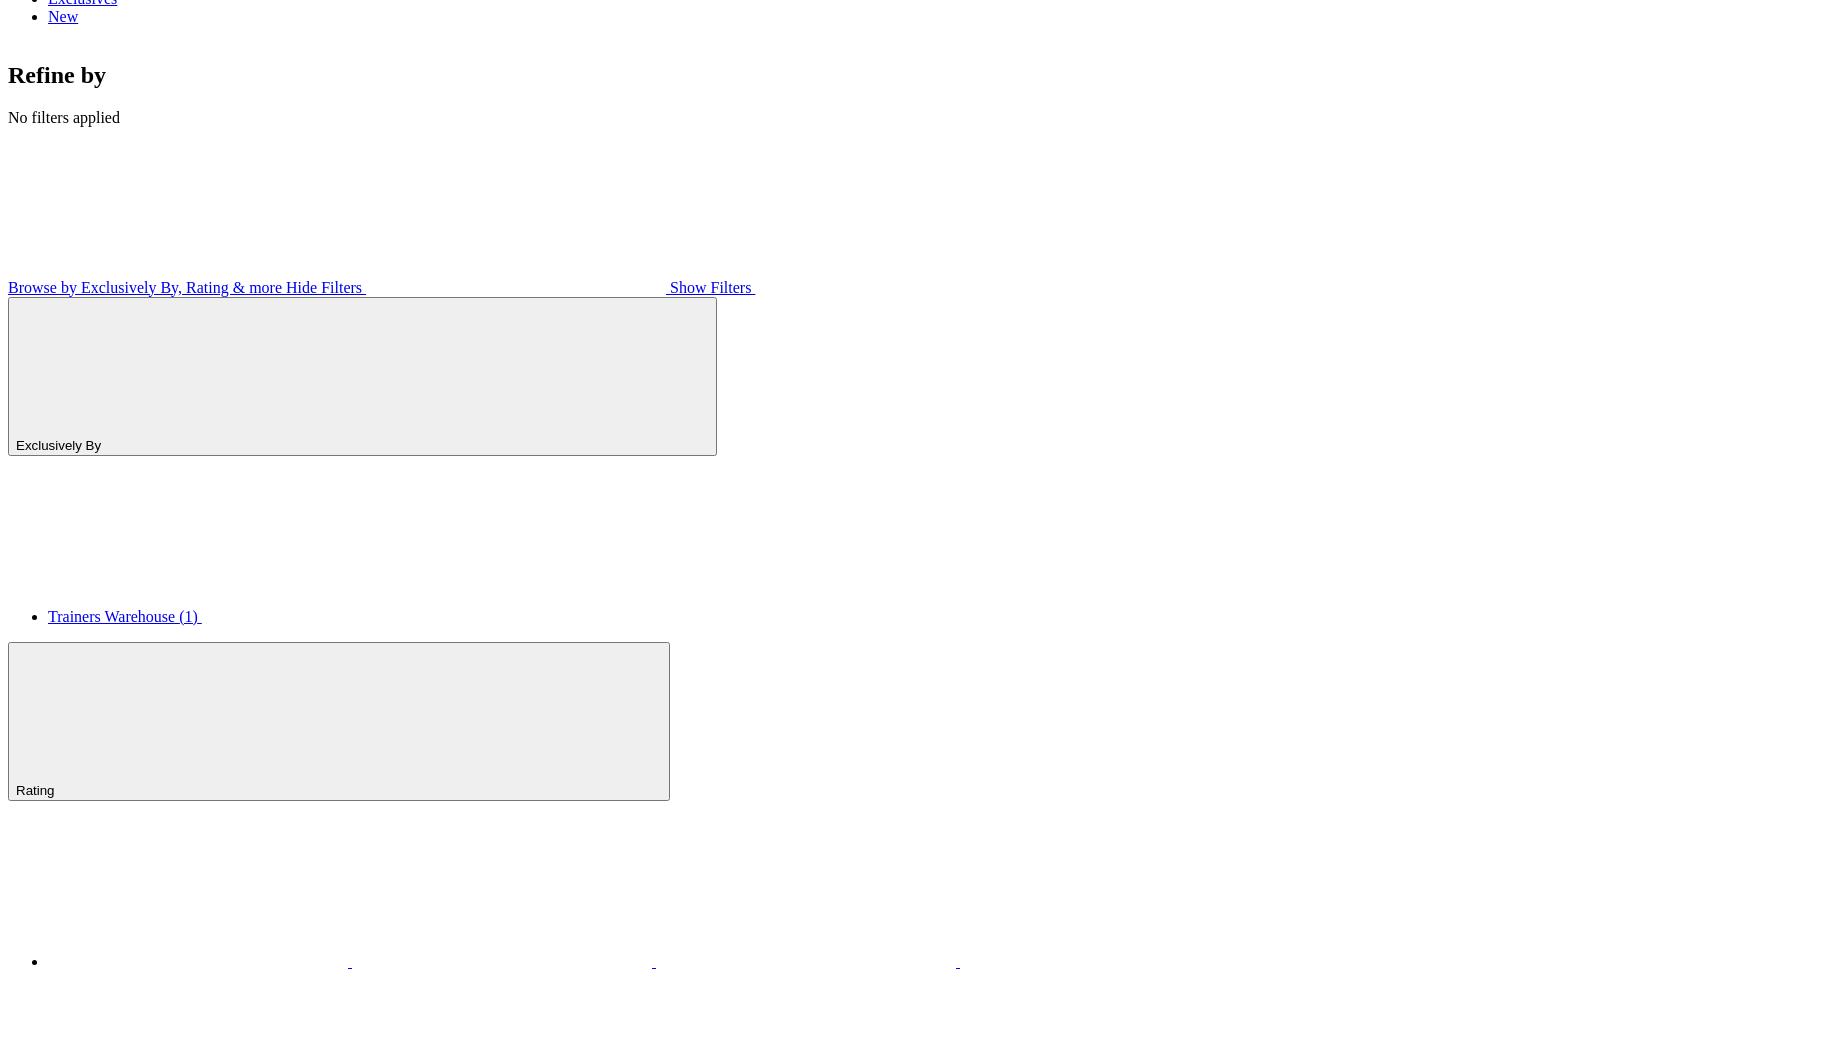 The height and width of the screenshot is (1057, 1846). Describe the element at coordinates (146, 285) in the screenshot. I see `'Browse by Exclusively By, Rating & more'` at that location.